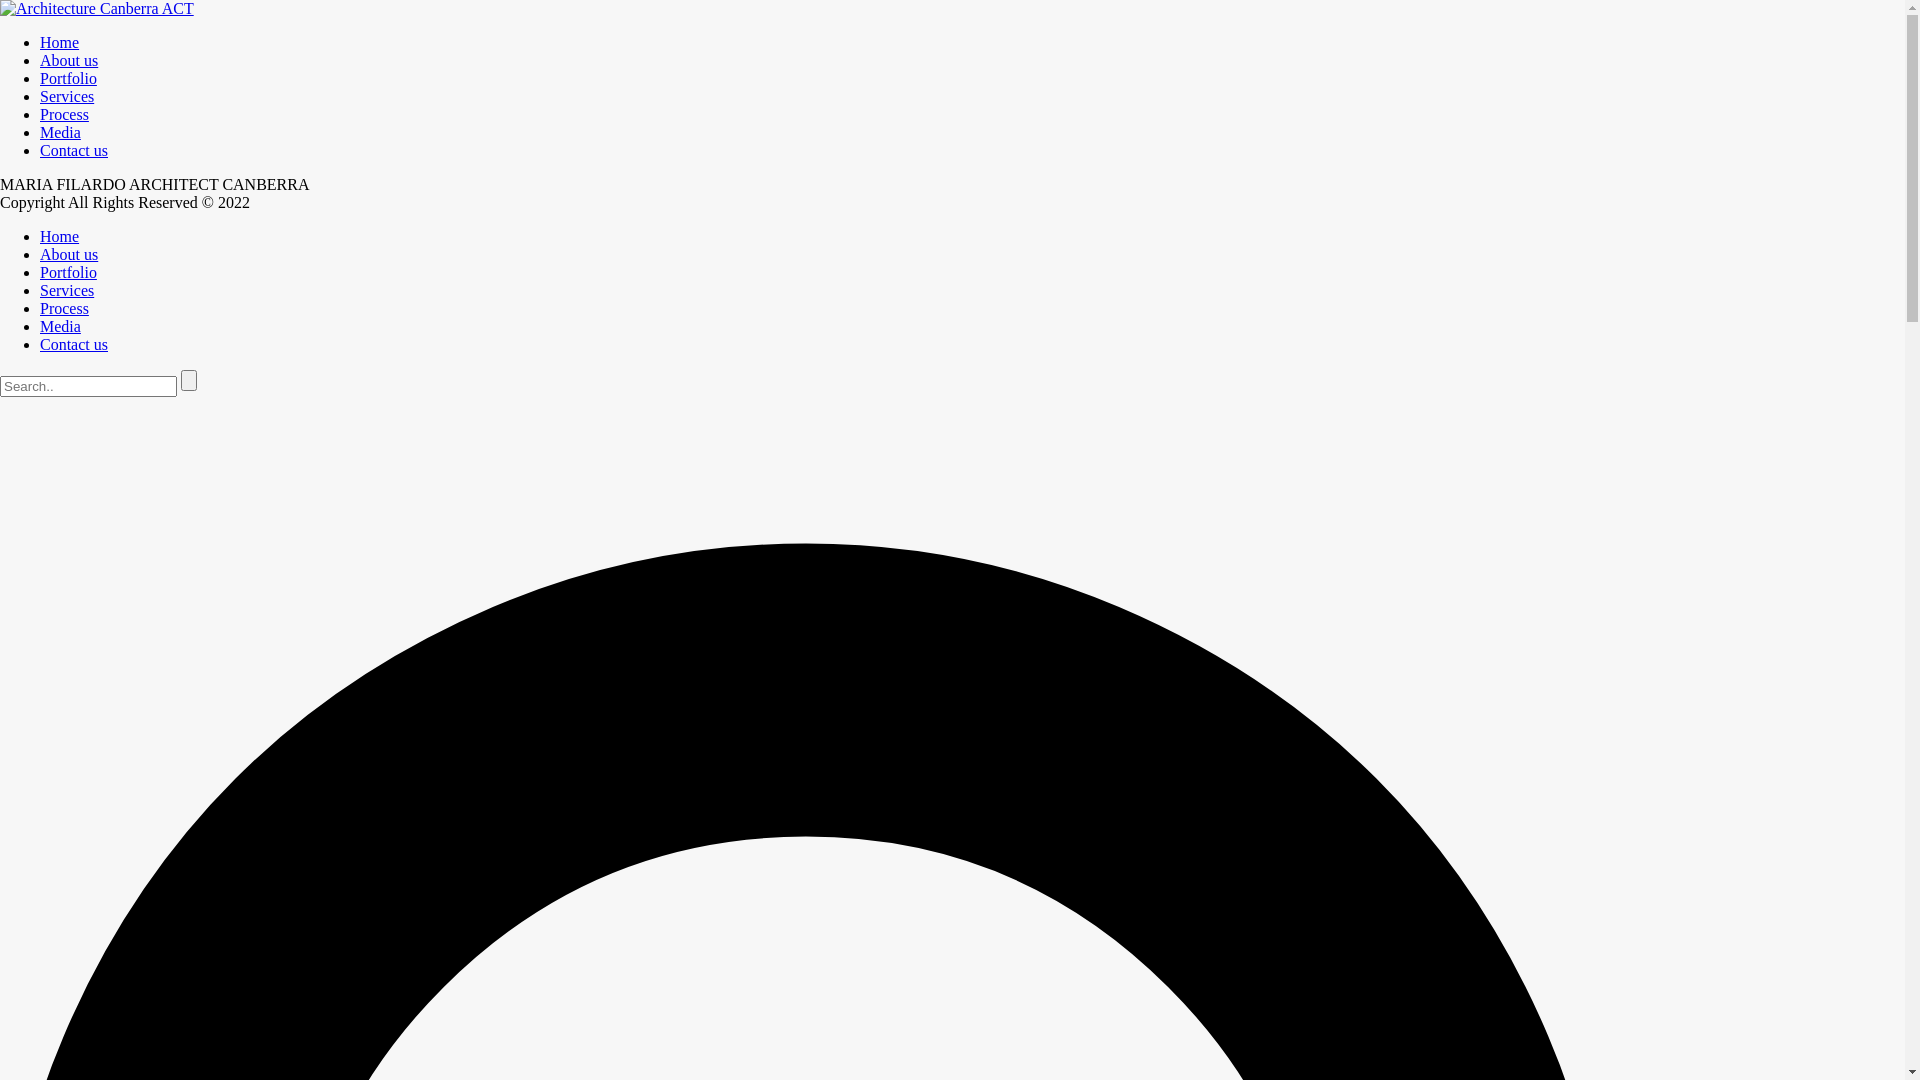 Image resolution: width=1920 pixels, height=1080 pixels. Describe the element at coordinates (95, 8) in the screenshot. I see `'Maria Filardo Architect Canberra'` at that location.